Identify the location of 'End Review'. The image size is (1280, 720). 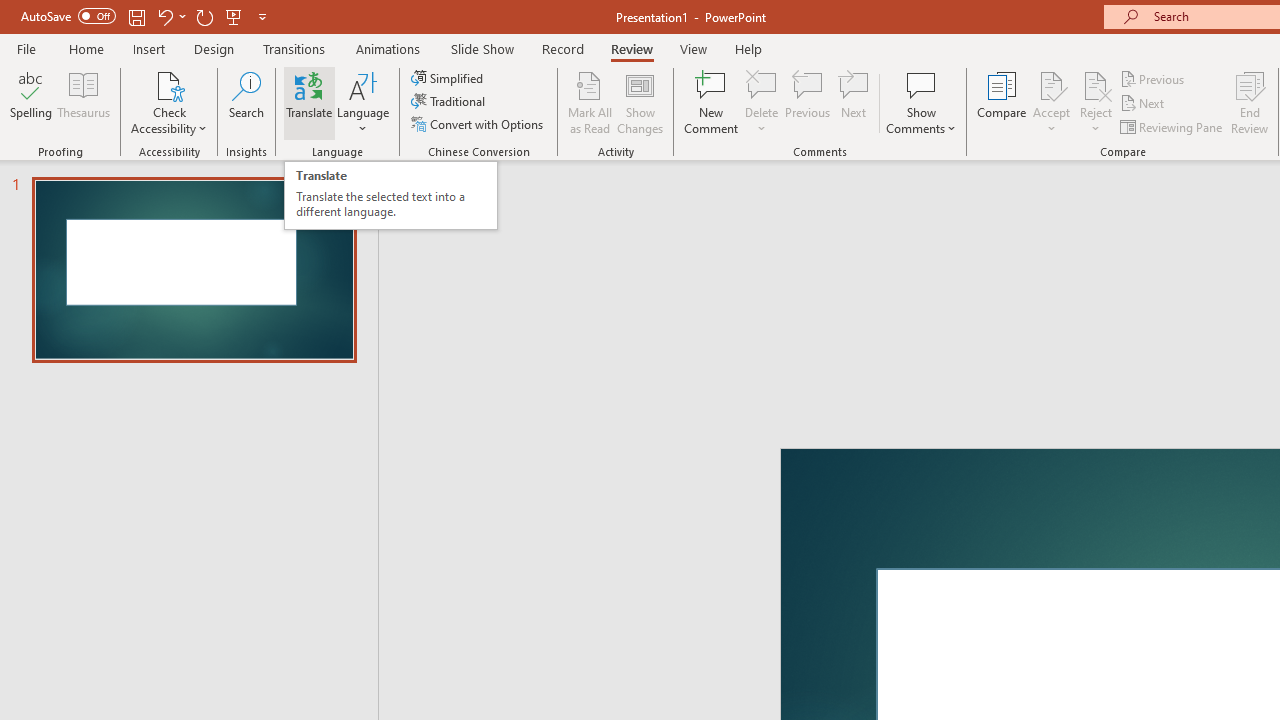
(1248, 103).